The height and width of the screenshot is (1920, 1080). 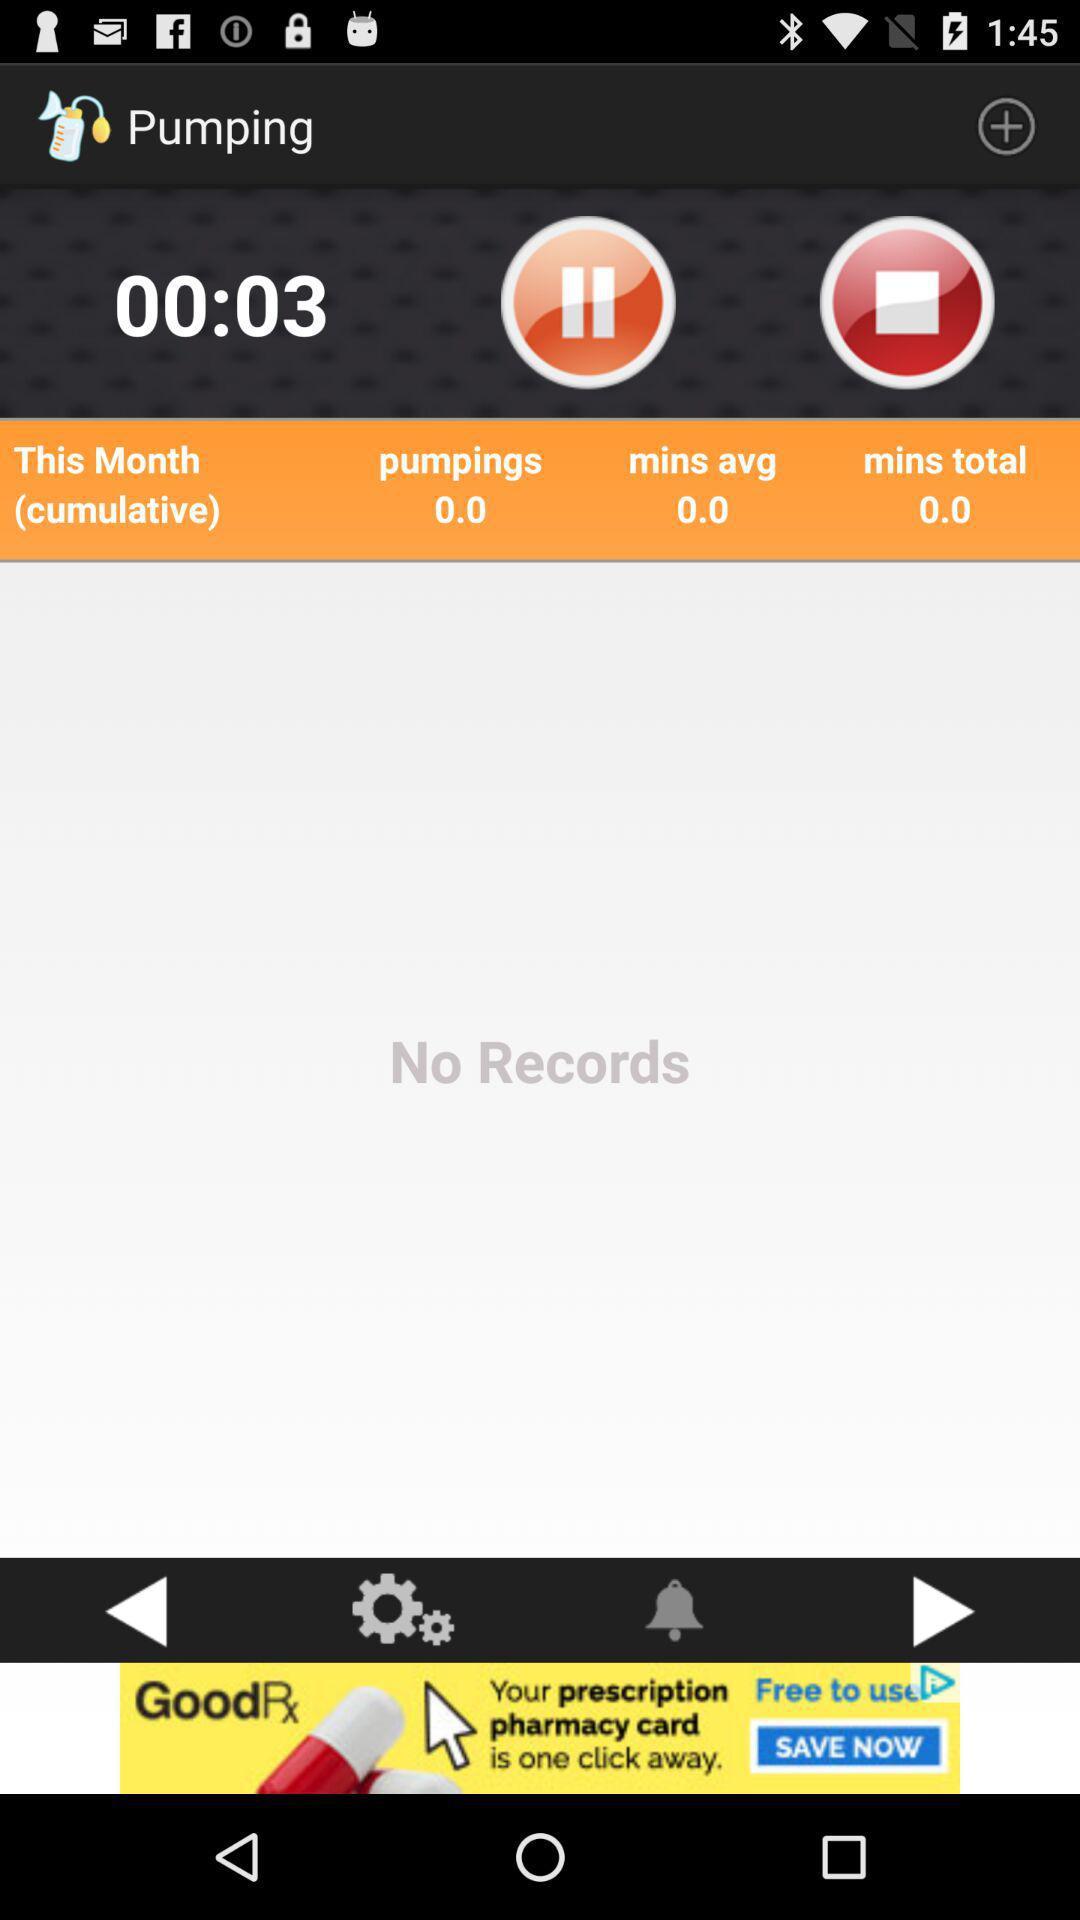 I want to click on pause button, so click(x=587, y=302).